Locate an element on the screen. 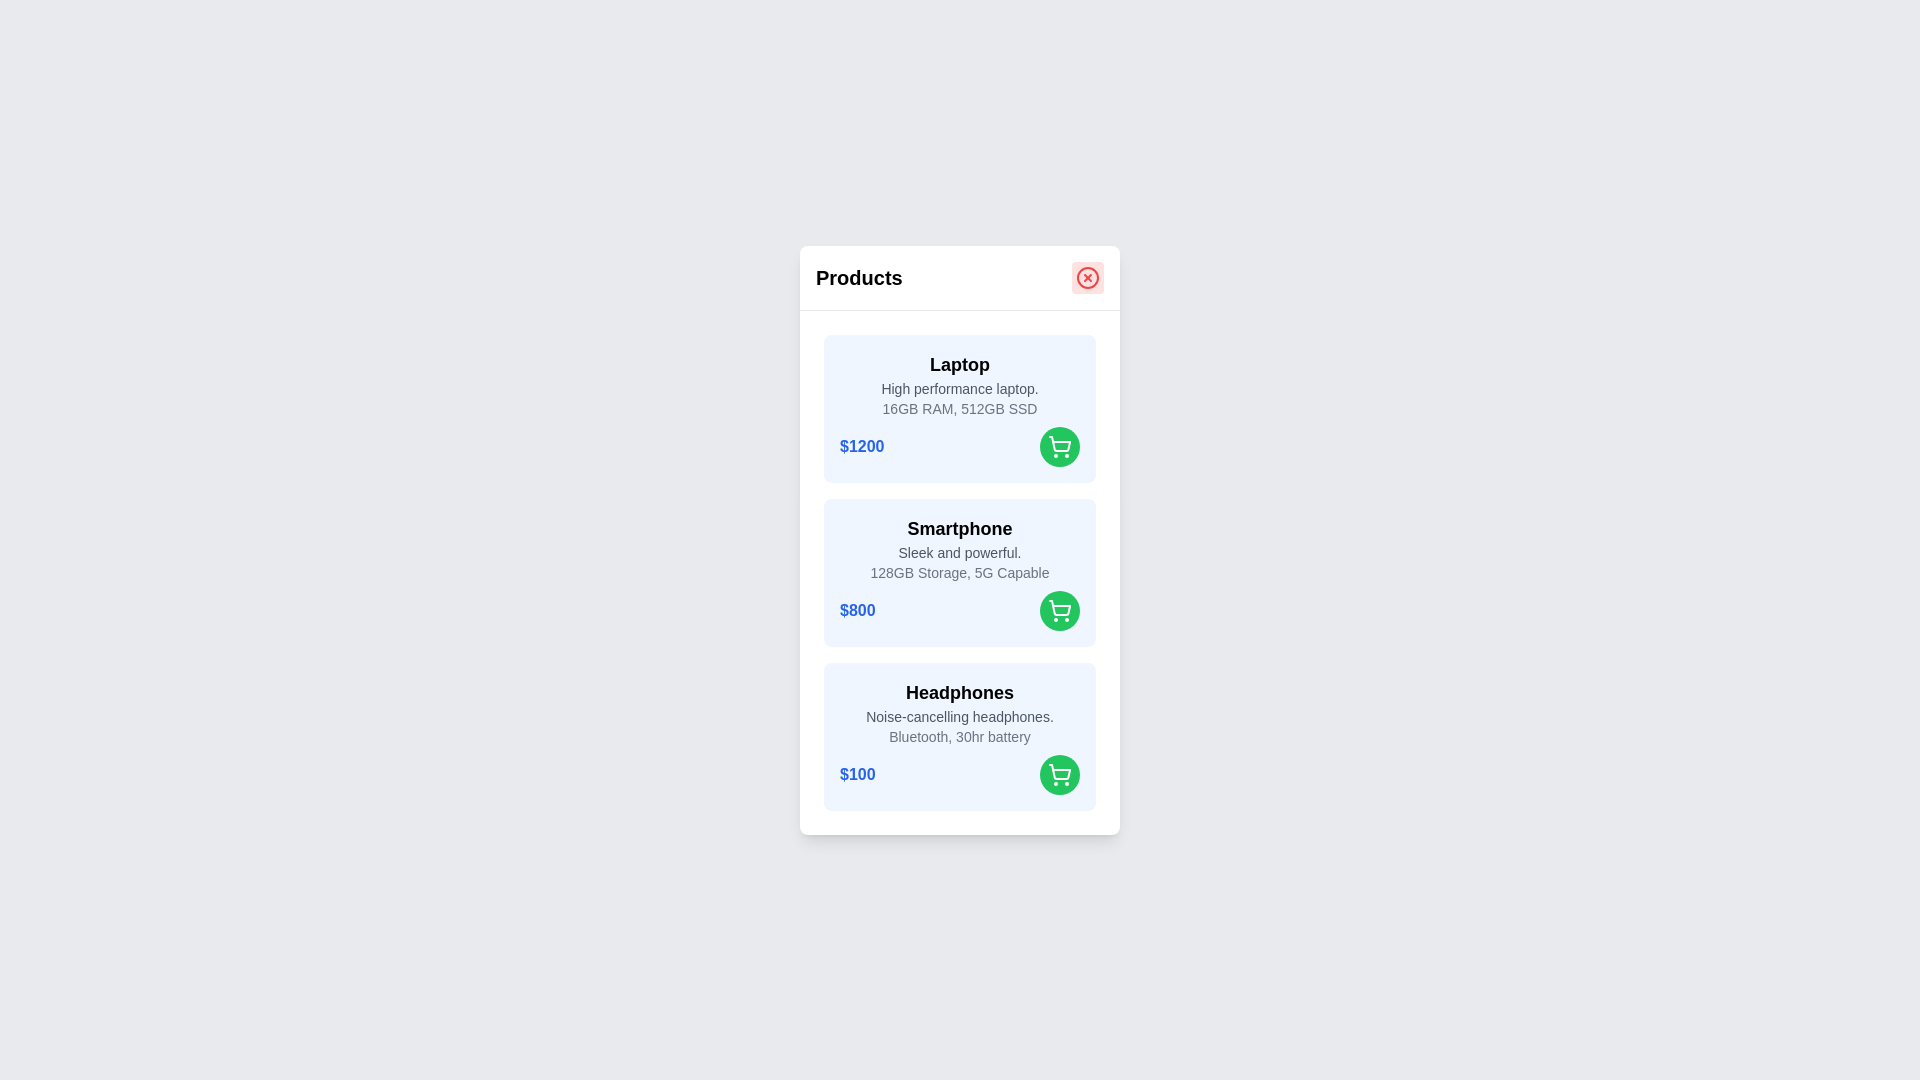  the price of the product Smartphone is located at coordinates (857, 608).